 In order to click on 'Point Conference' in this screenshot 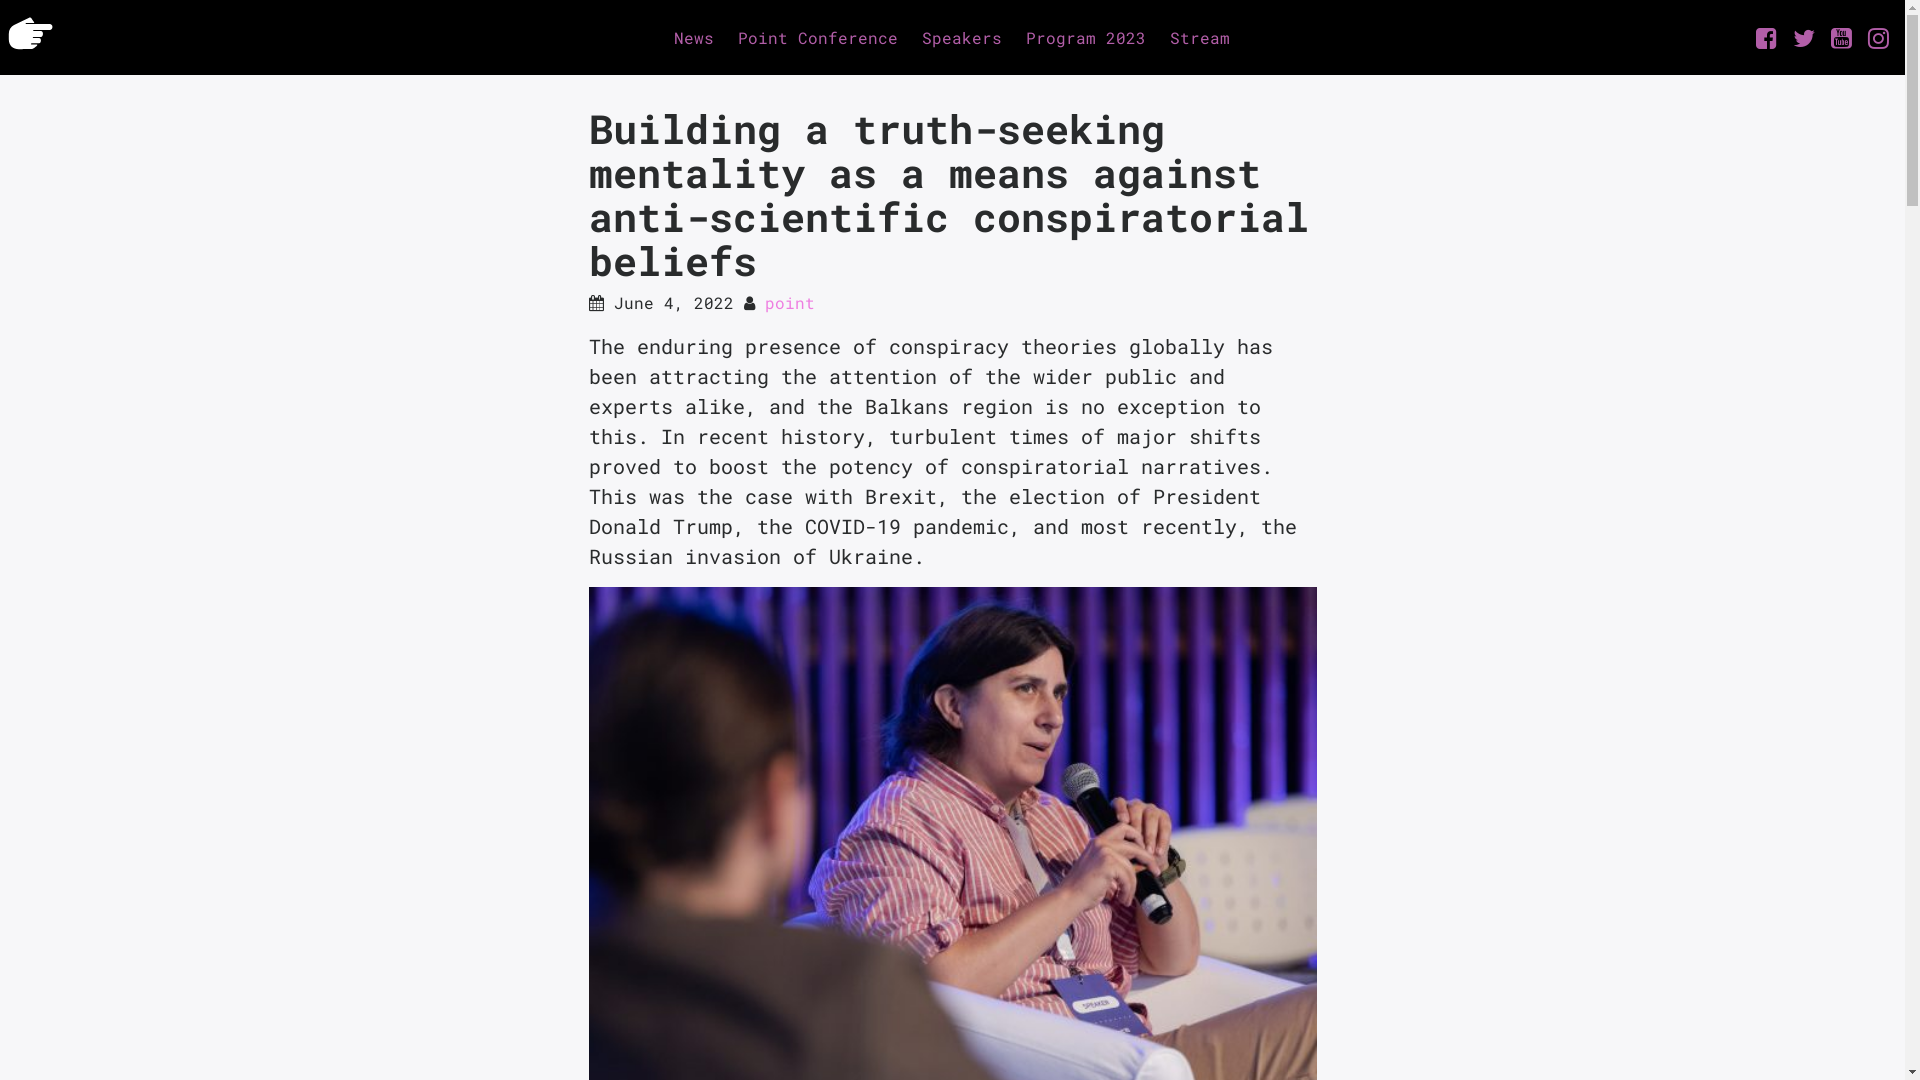, I will do `click(817, 37)`.